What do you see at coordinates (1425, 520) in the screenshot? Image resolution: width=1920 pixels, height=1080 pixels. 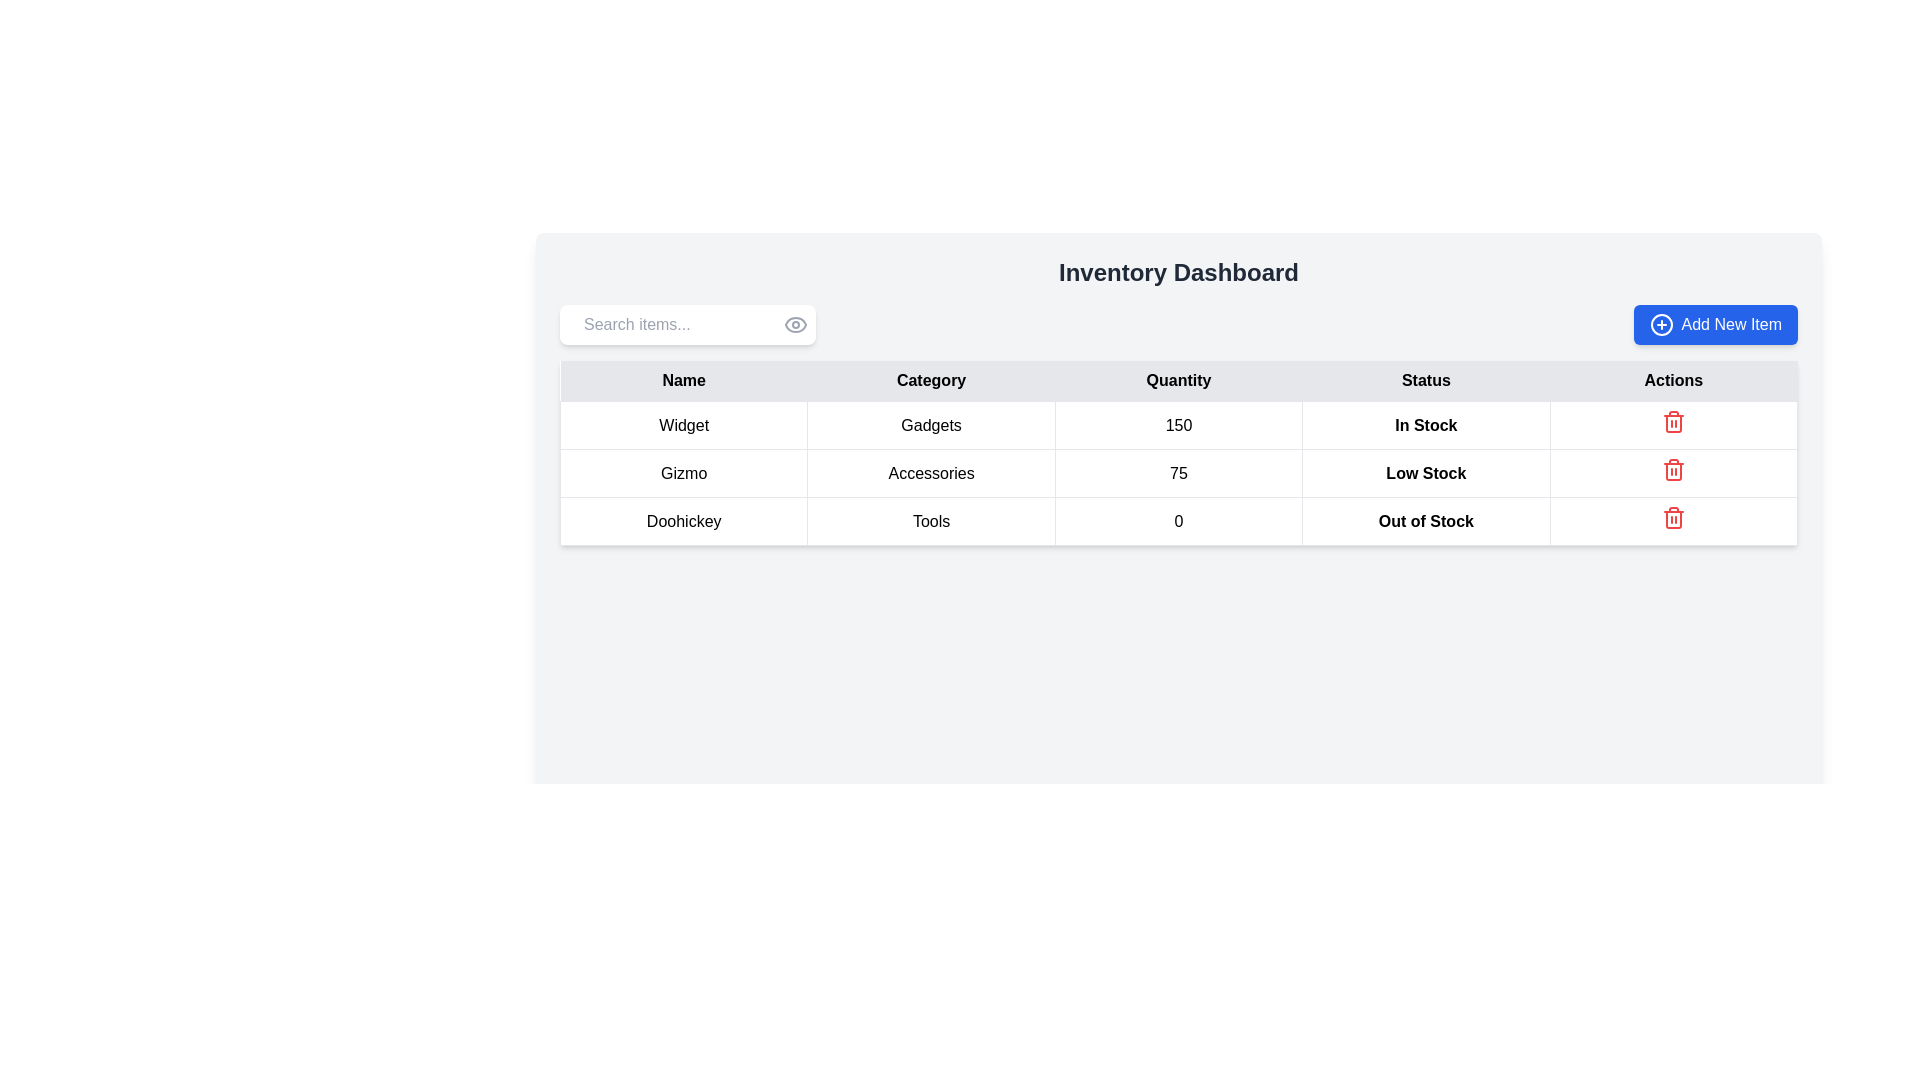 I see `text content of the 'Out of Stock' label located in the 'Status' column of the last row in the table, next to the 'Quantity' column and left of the 'Actions' column` at bounding box center [1425, 520].